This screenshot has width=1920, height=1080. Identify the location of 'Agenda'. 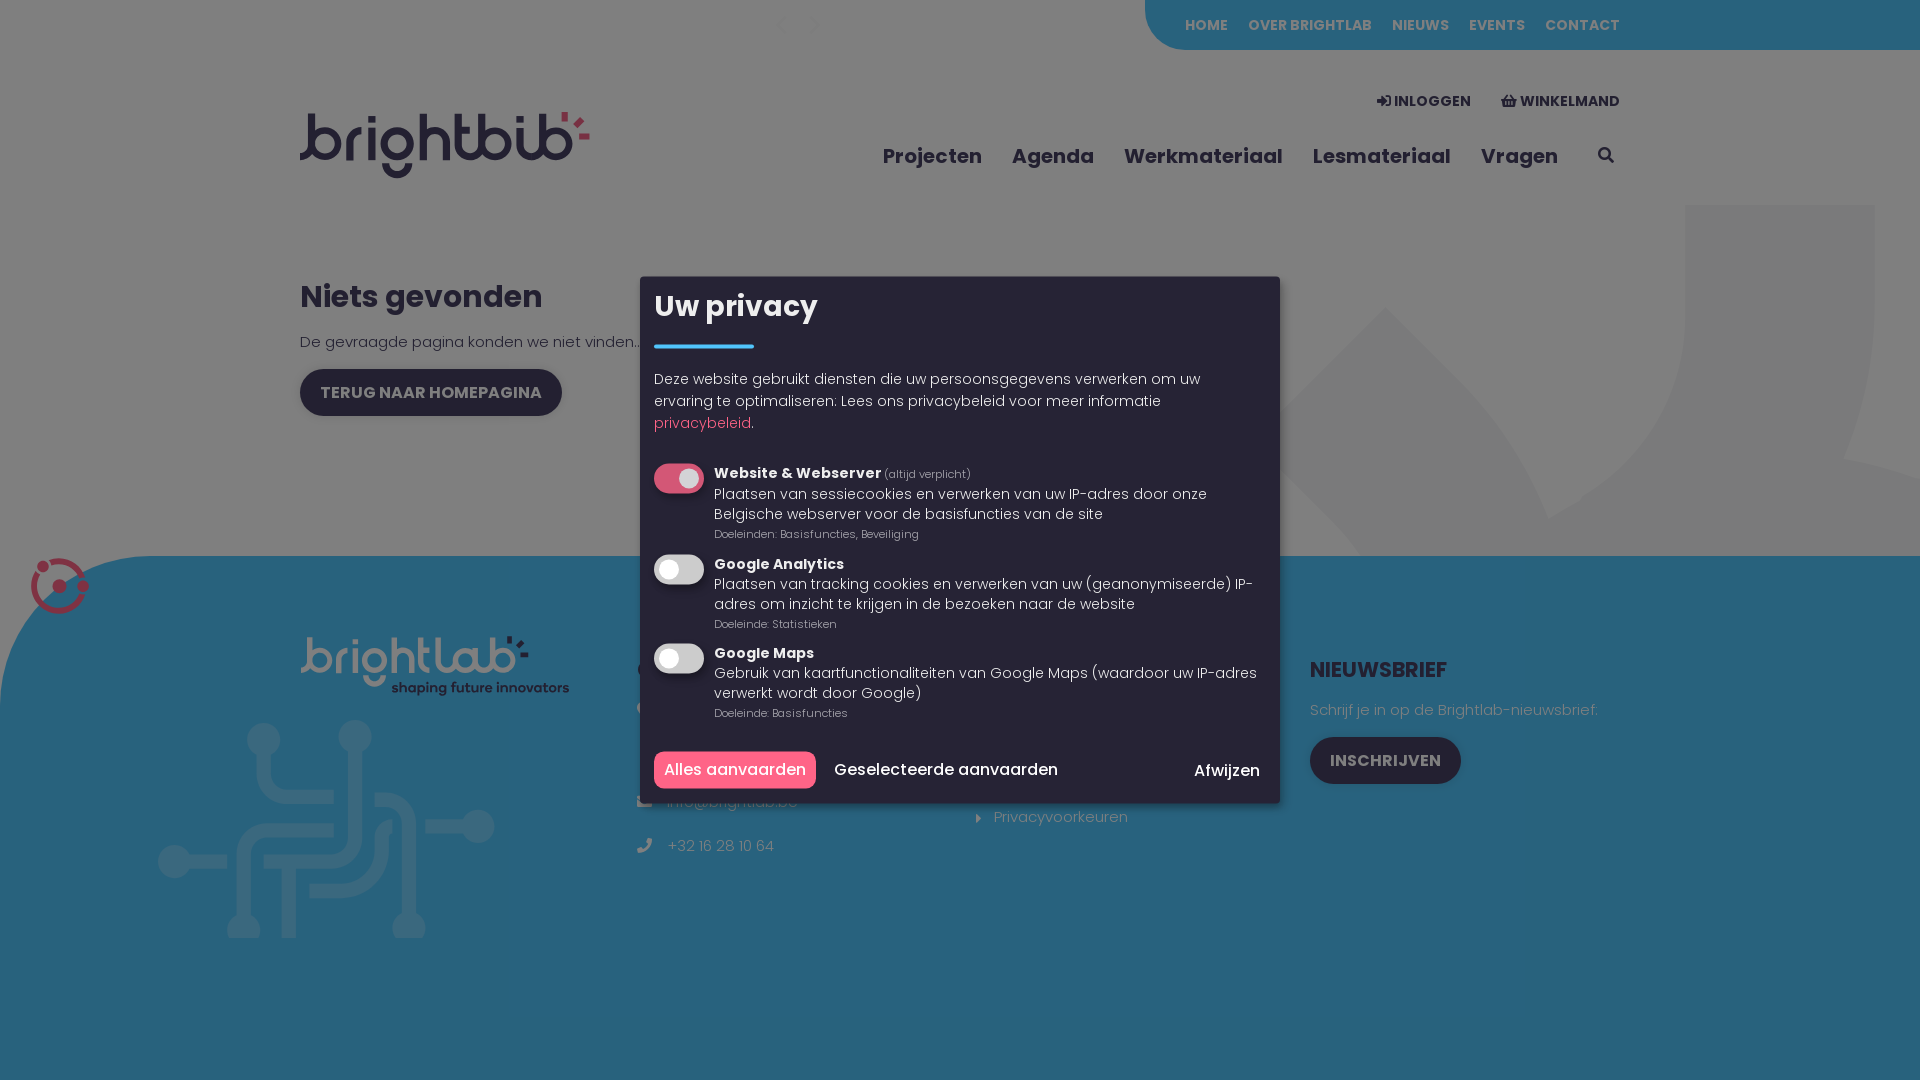
(1012, 154).